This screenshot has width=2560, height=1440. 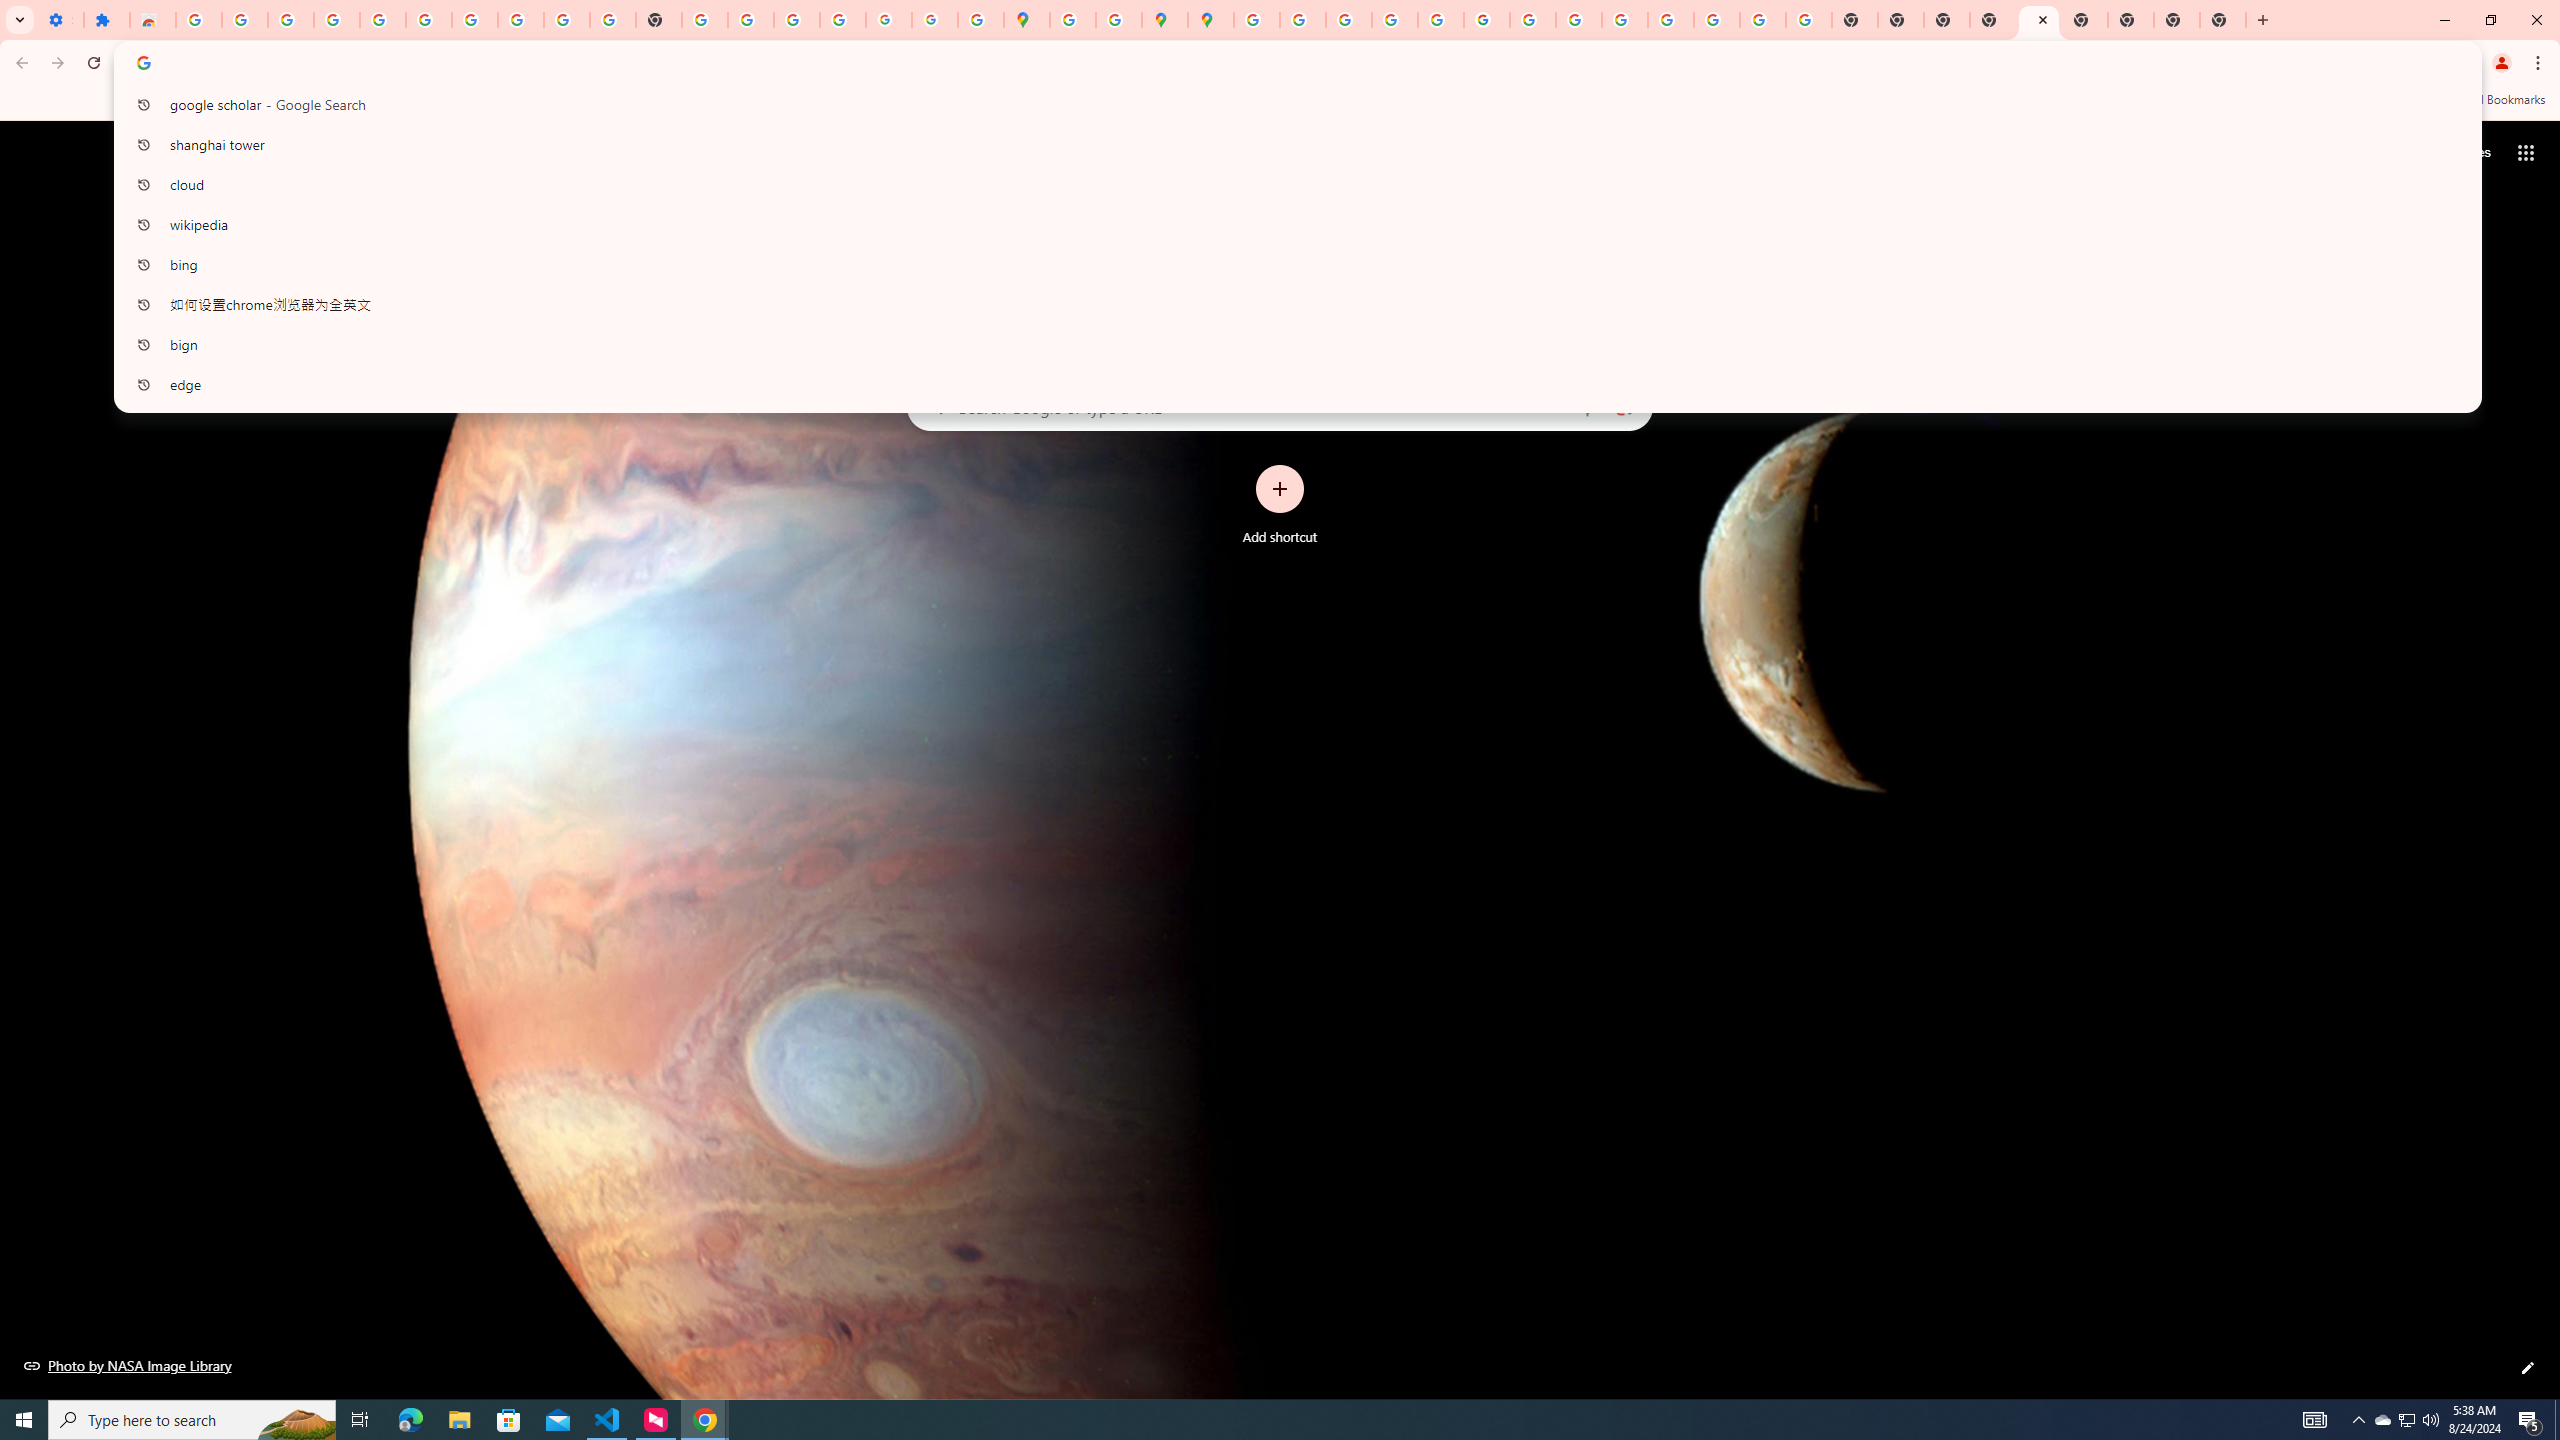 What do you see at coordinates (1346, 19) in the screenshot?
I see `'Privacy Help Center - Policies Help'` at bounding box center [1346, 19].